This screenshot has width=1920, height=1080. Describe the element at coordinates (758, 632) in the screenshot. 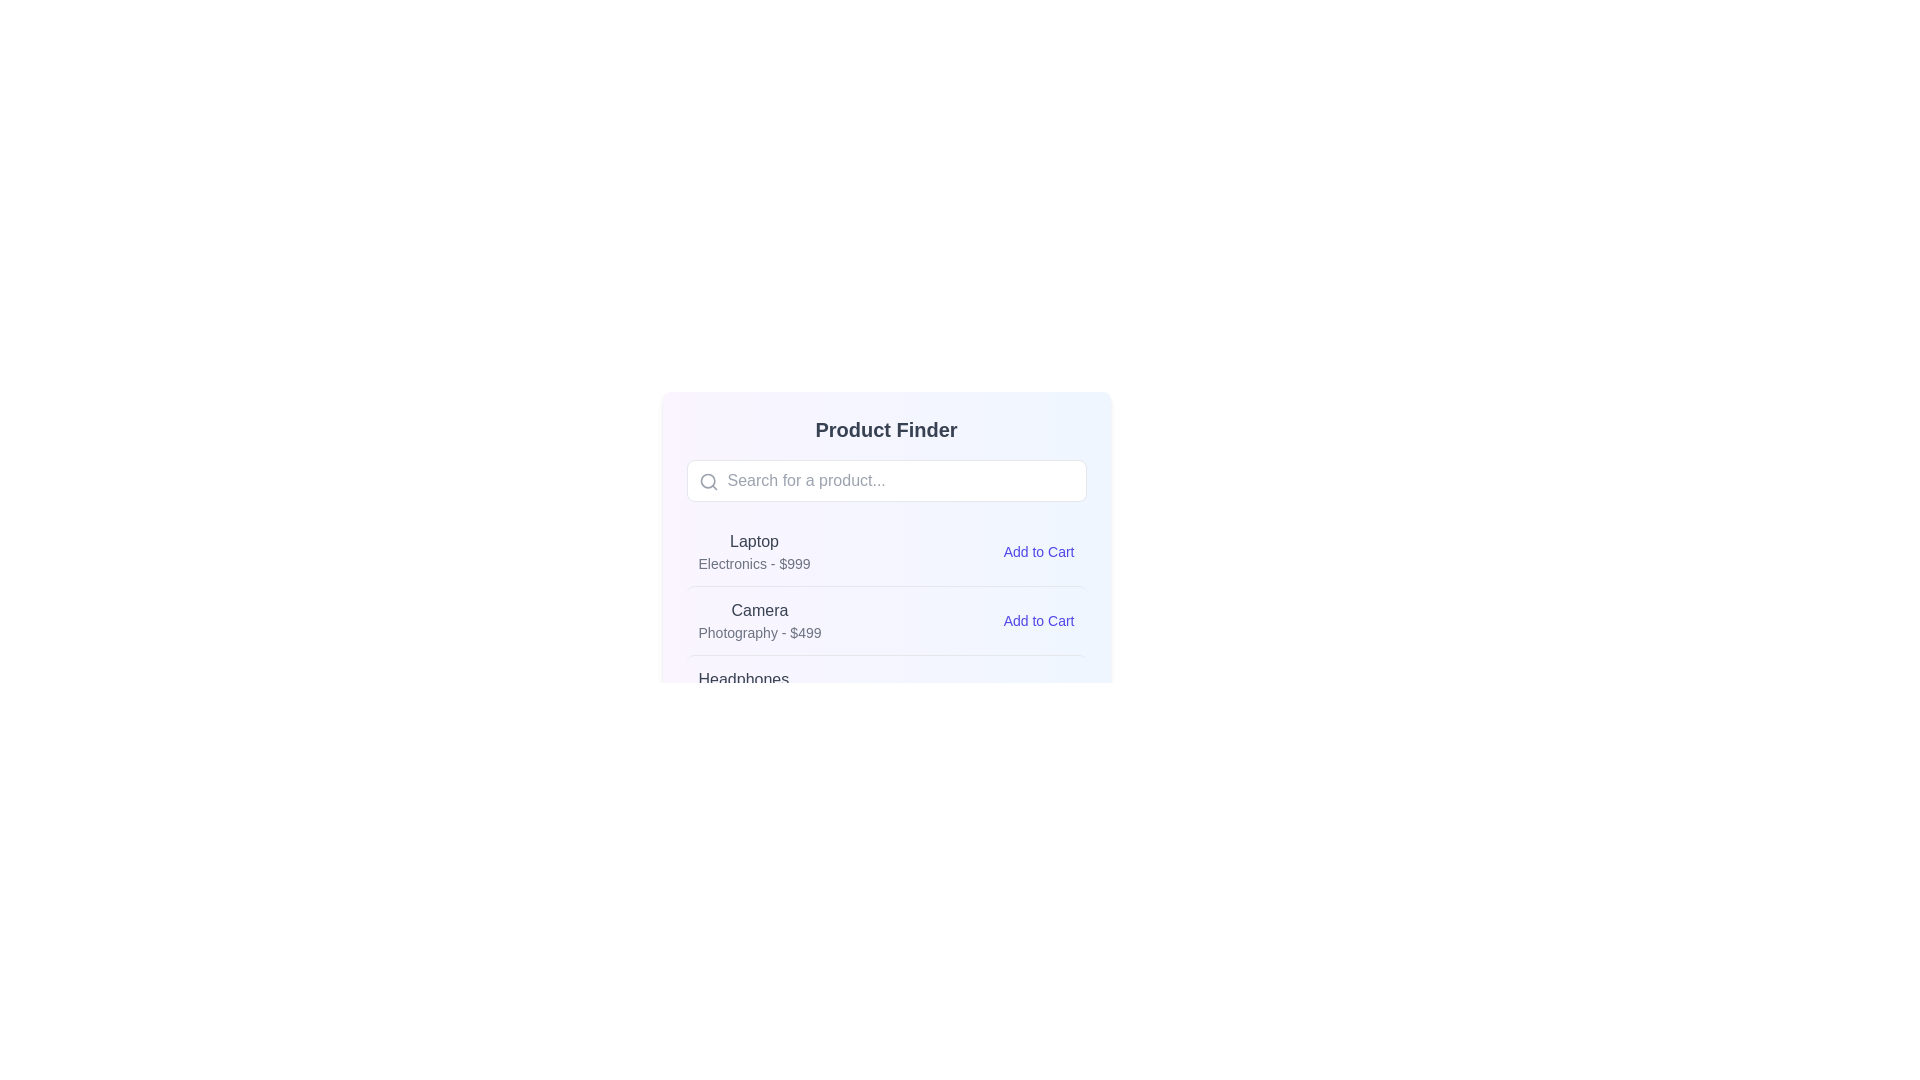

I see `the static text element that provides additional information about the product 'Camera', indicating the category 'Photography' and the price '$499'` at that location.